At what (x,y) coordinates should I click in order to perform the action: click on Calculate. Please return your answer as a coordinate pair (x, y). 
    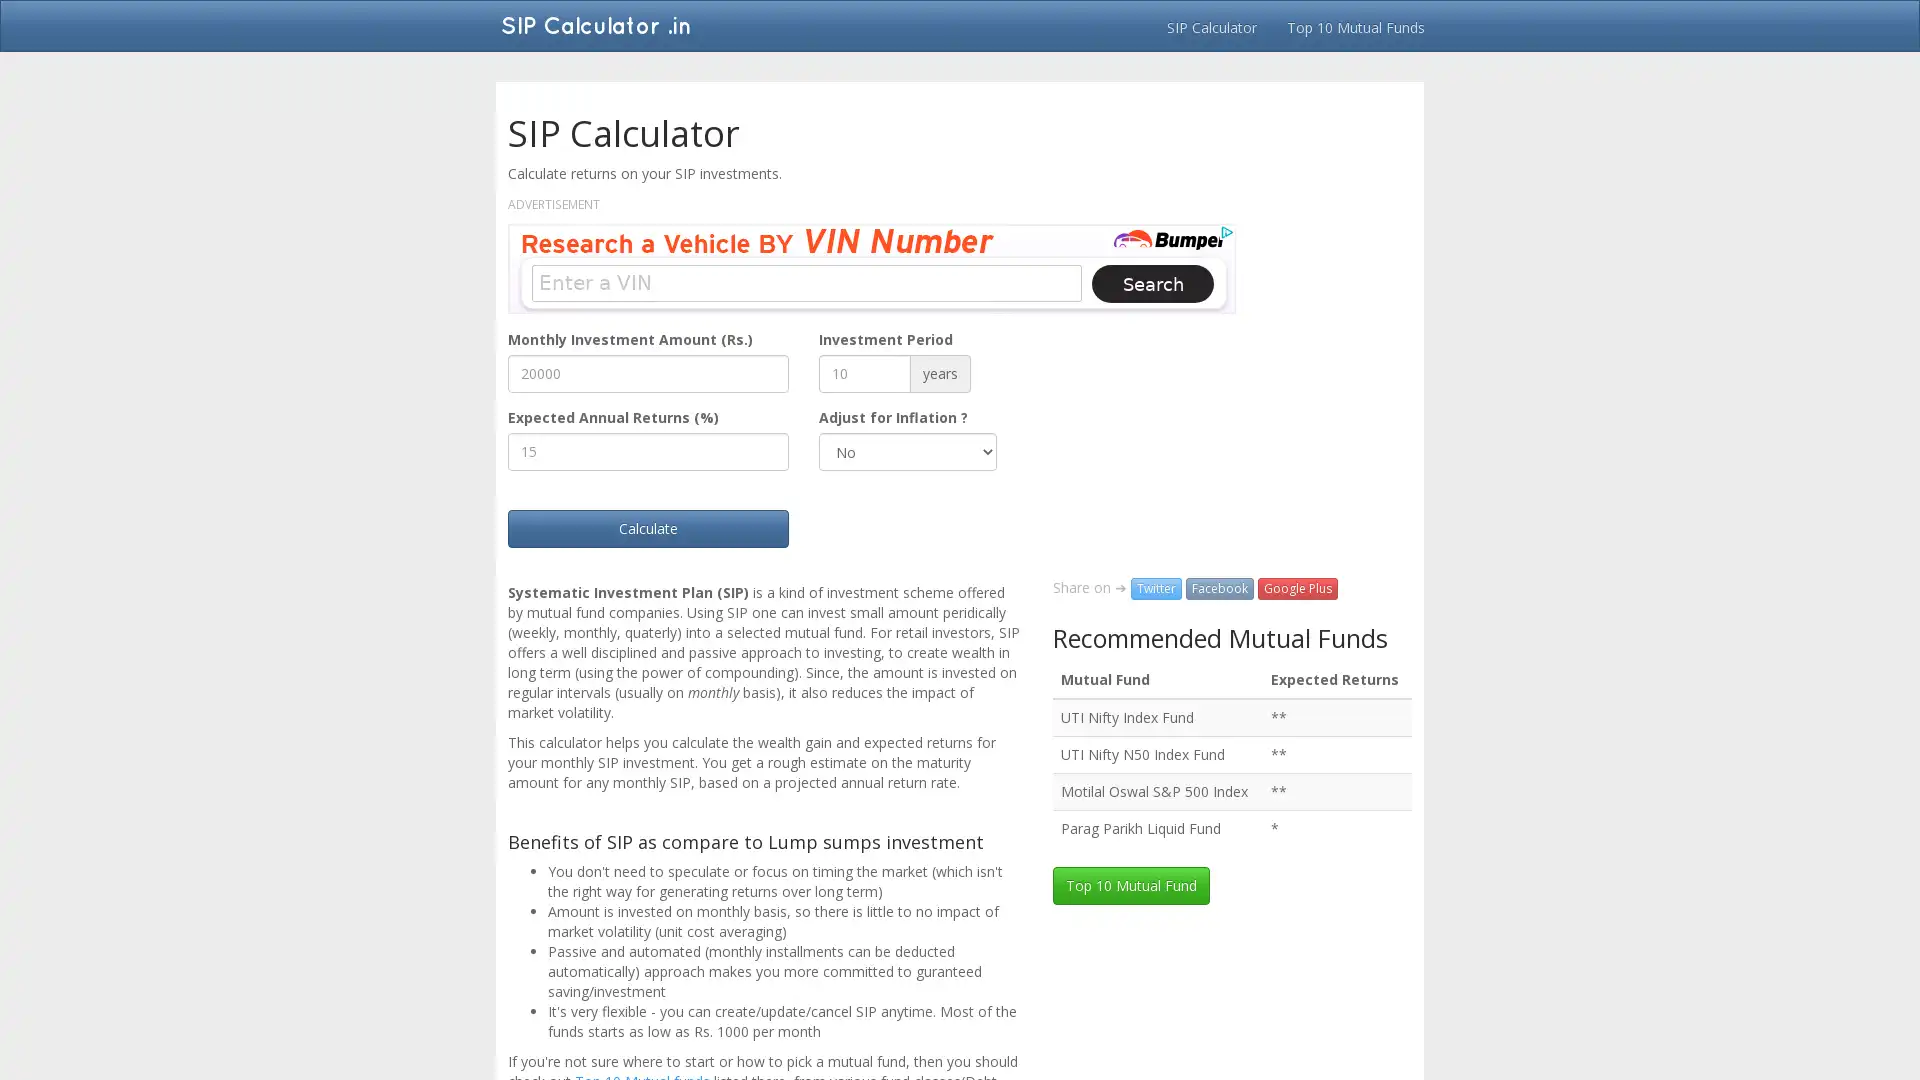
    Looking at the image, I should click on (648, 527).